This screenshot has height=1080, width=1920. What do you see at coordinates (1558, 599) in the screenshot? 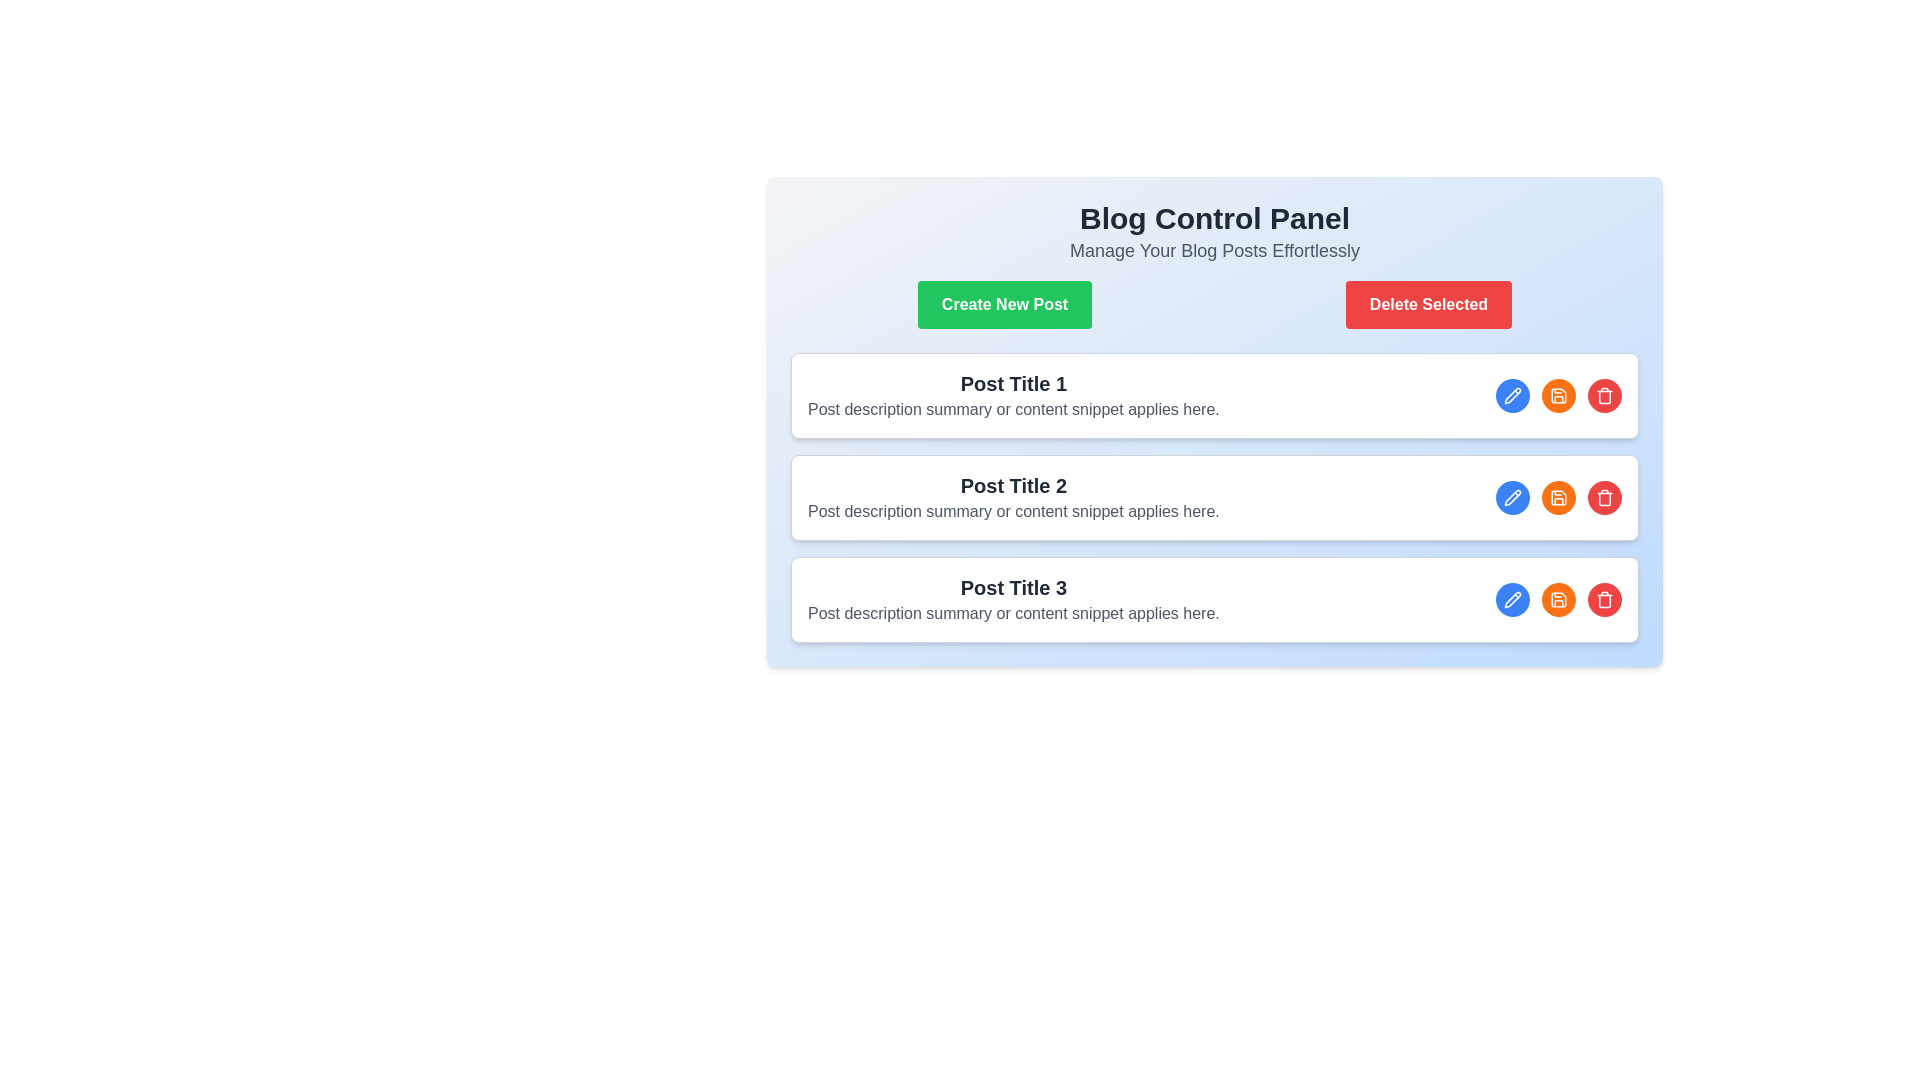
I see `the save icon, which resembles a floppy disk and is positioned as the second icon in a horizontal group of icons to the right of each post item in the list` at bounding box center [1558, 599].